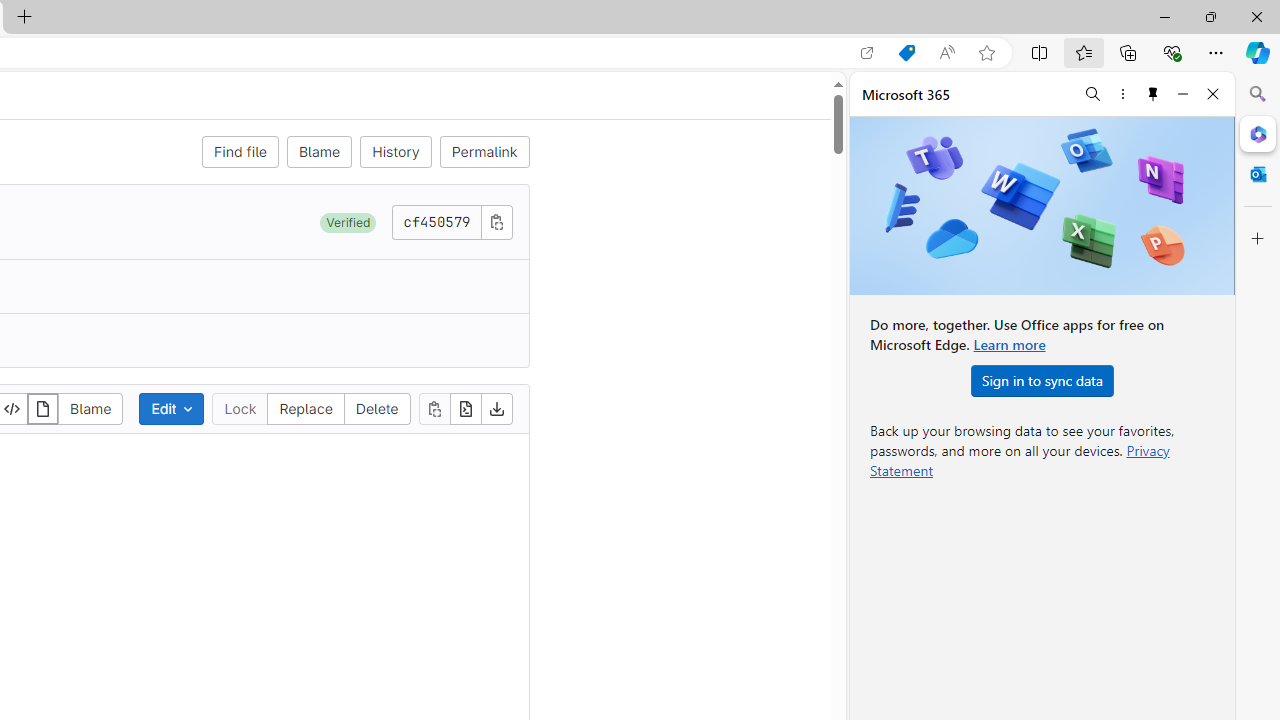 Image resolution: width=1280 pixels, height=720 pixels. I want to click on 'Learn more about Microsoft Office.', so click(1009, 343).